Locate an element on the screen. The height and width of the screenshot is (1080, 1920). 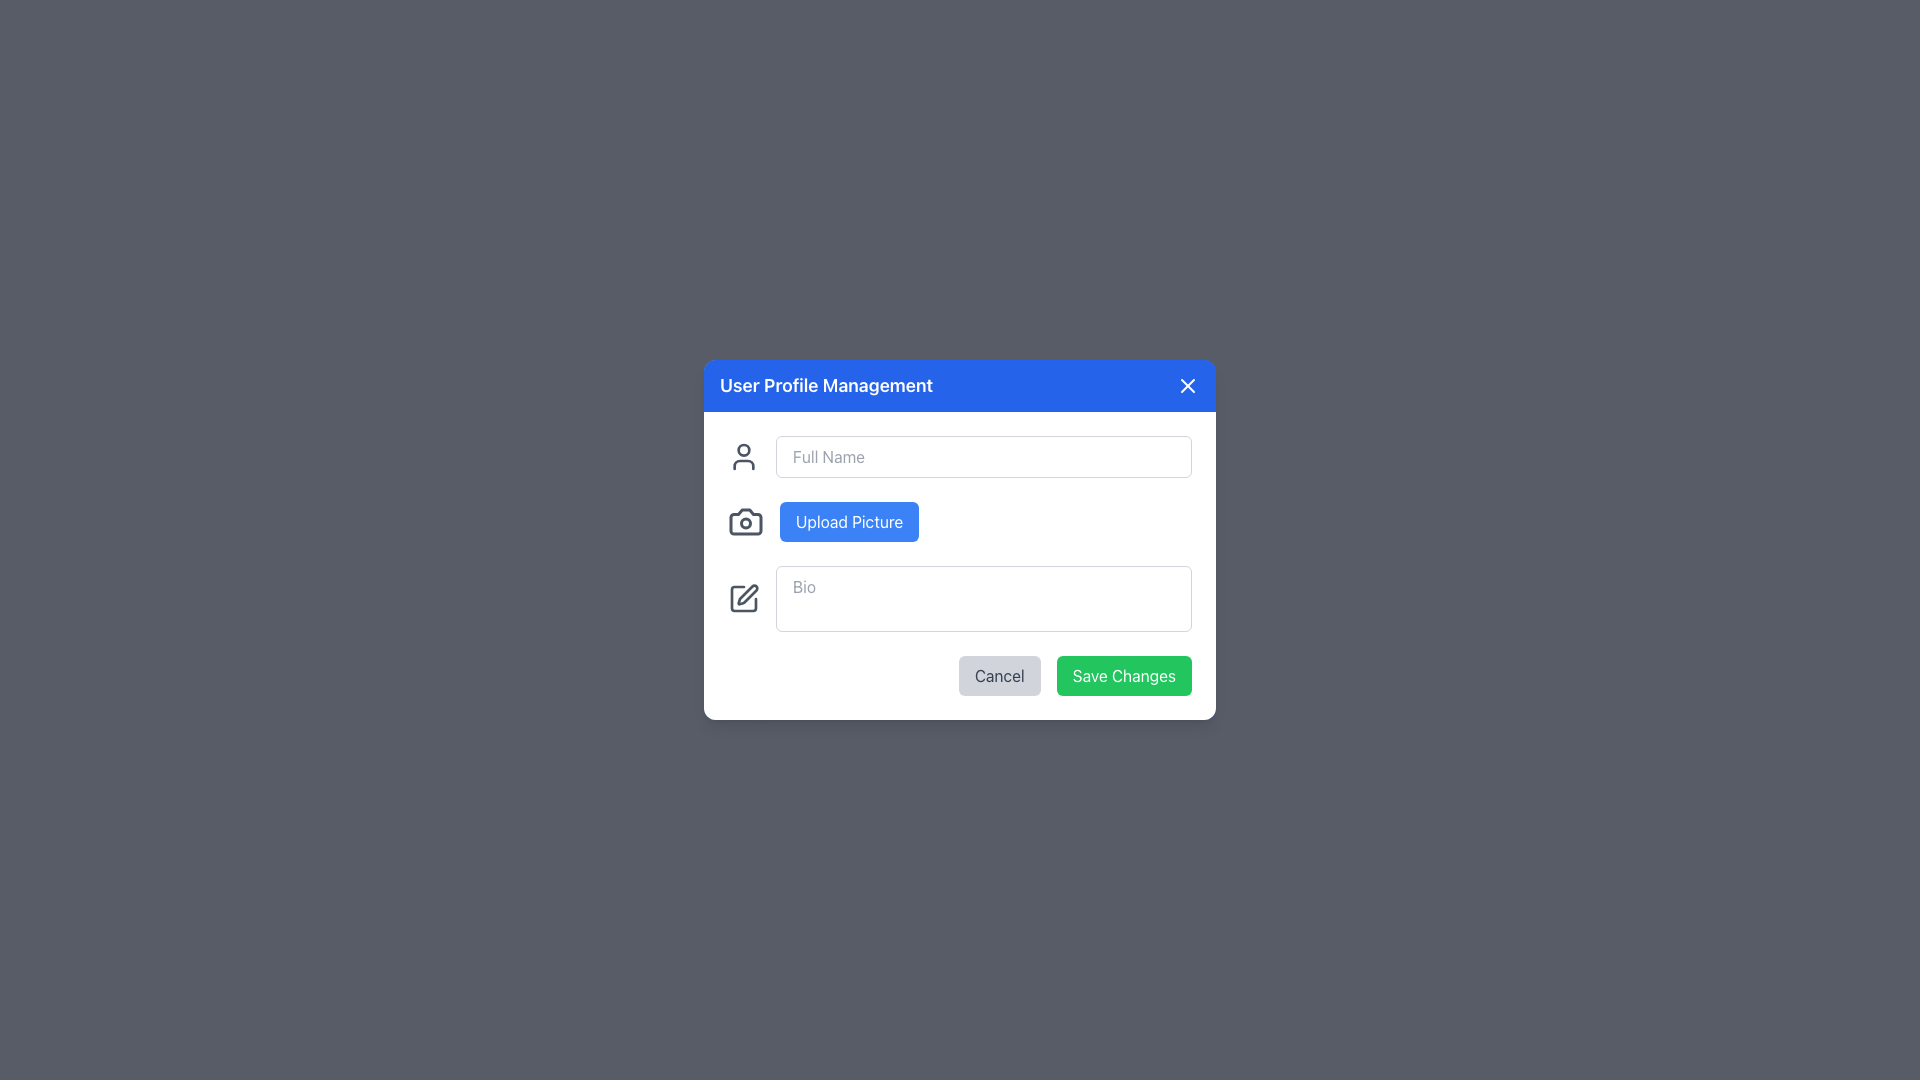
the stylized user icon in the 'User Profile Management' modal, located to the left of the 'Full Name' input field is located at coordinates (743, 465).